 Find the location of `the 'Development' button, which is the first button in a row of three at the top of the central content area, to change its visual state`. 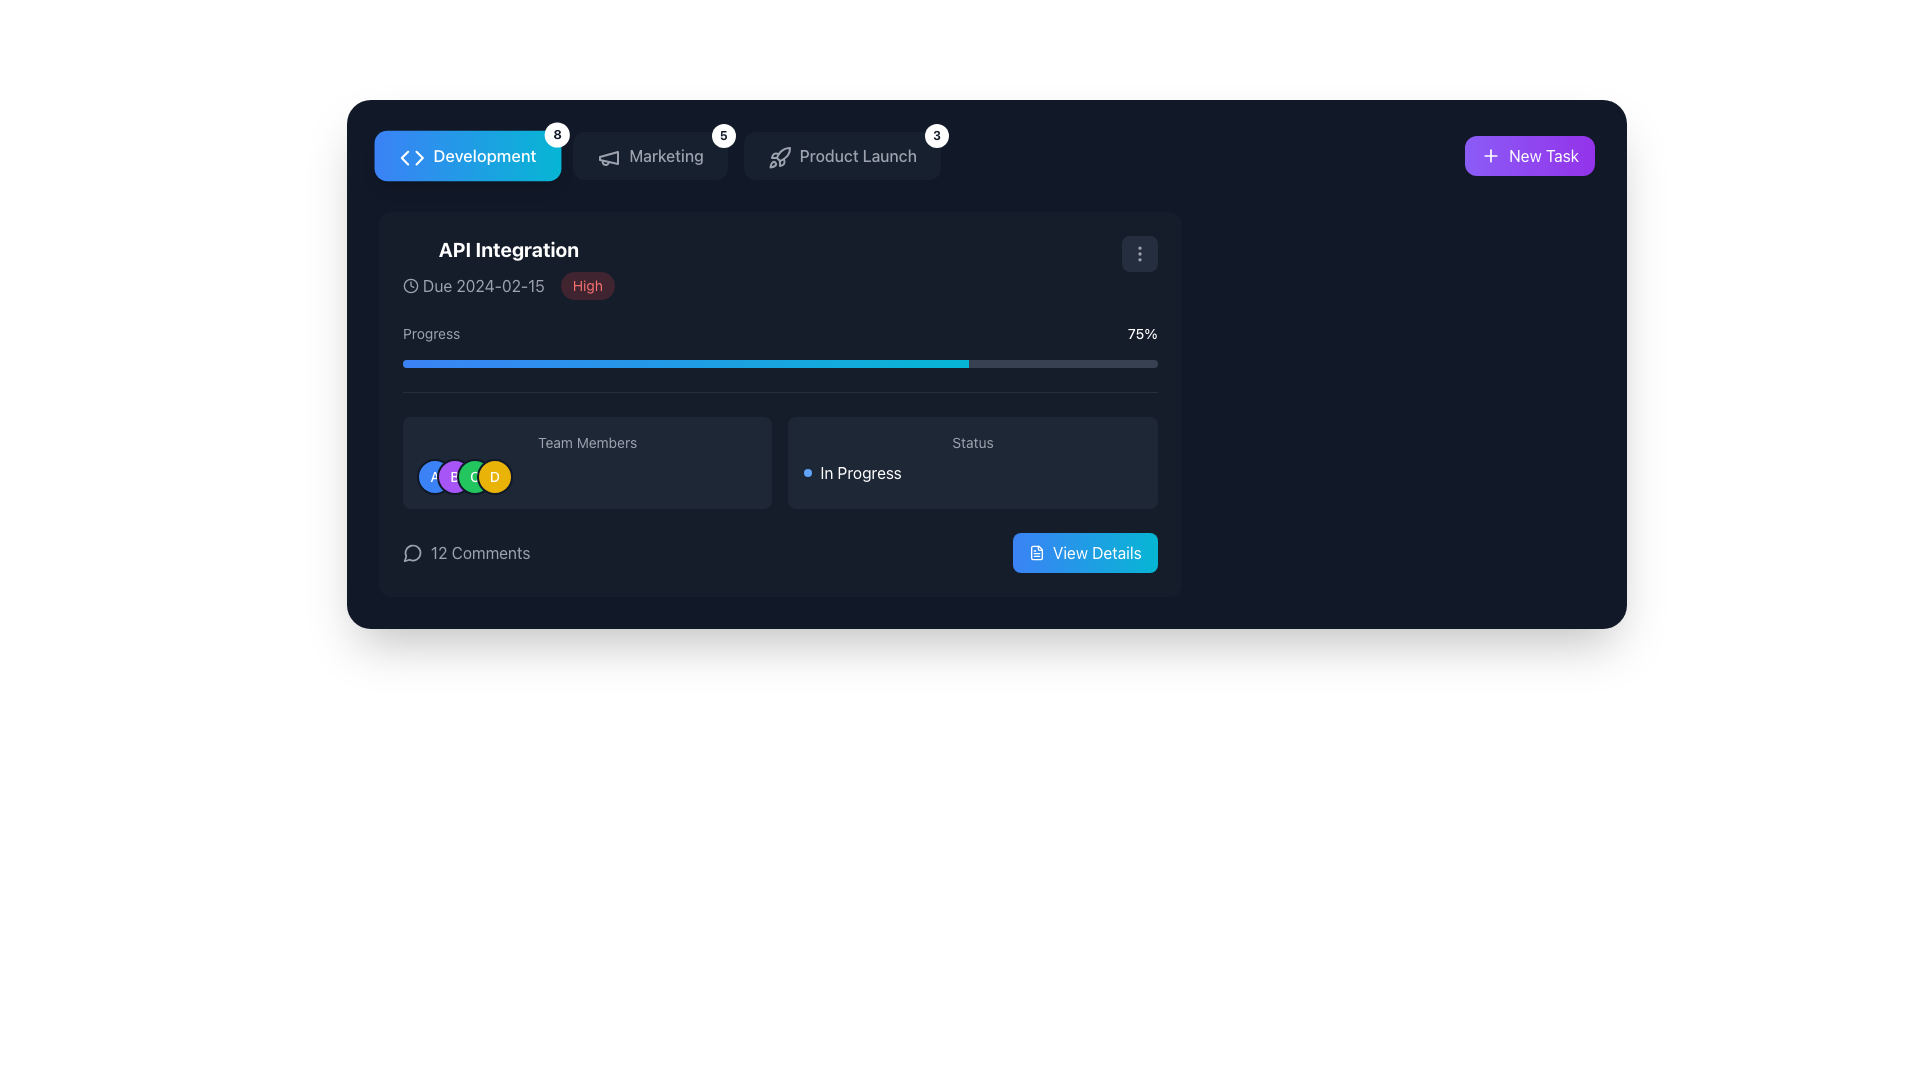

the 'Development' button, which is the first button in a row of three at the top of the central content area, to change its visual state is located at coordinates (467, 154).